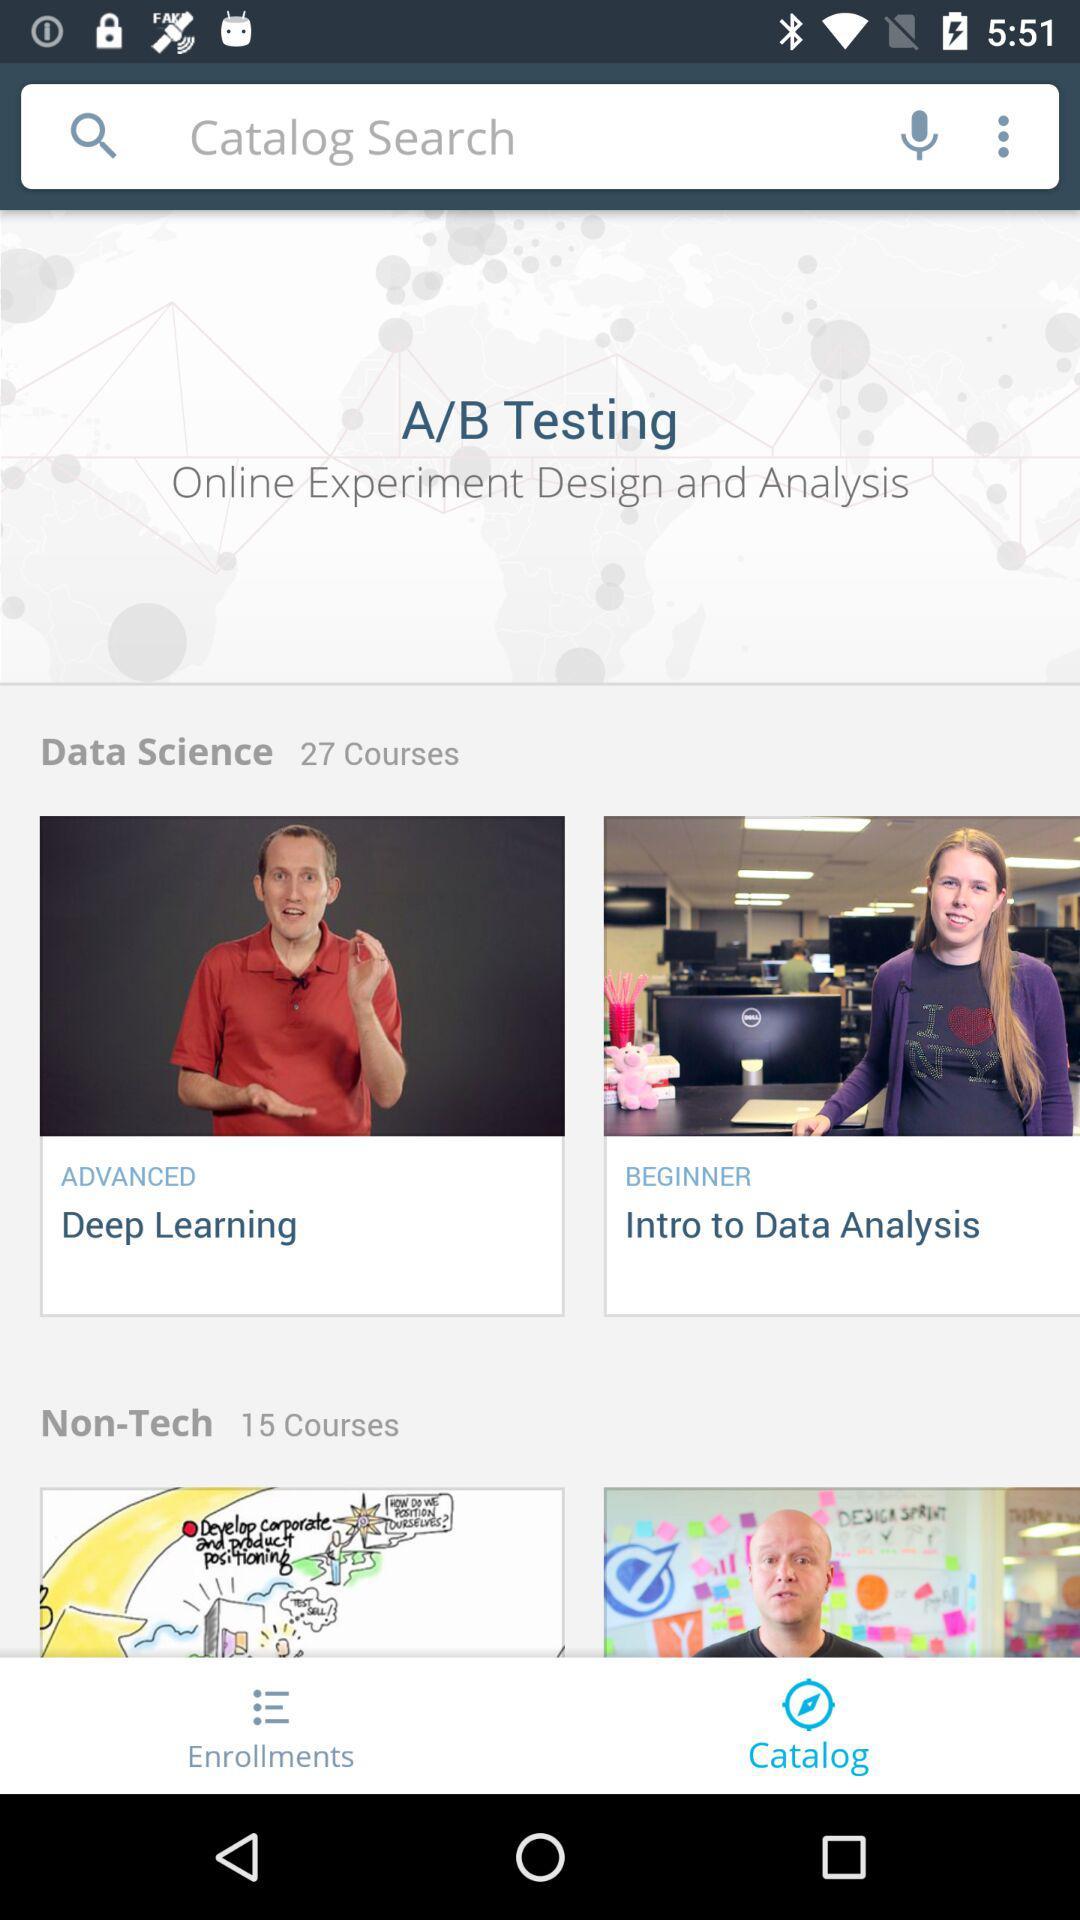 This screenshot has height=1920, width=1080. I want to click on use microphone to search, so click(919, 135).